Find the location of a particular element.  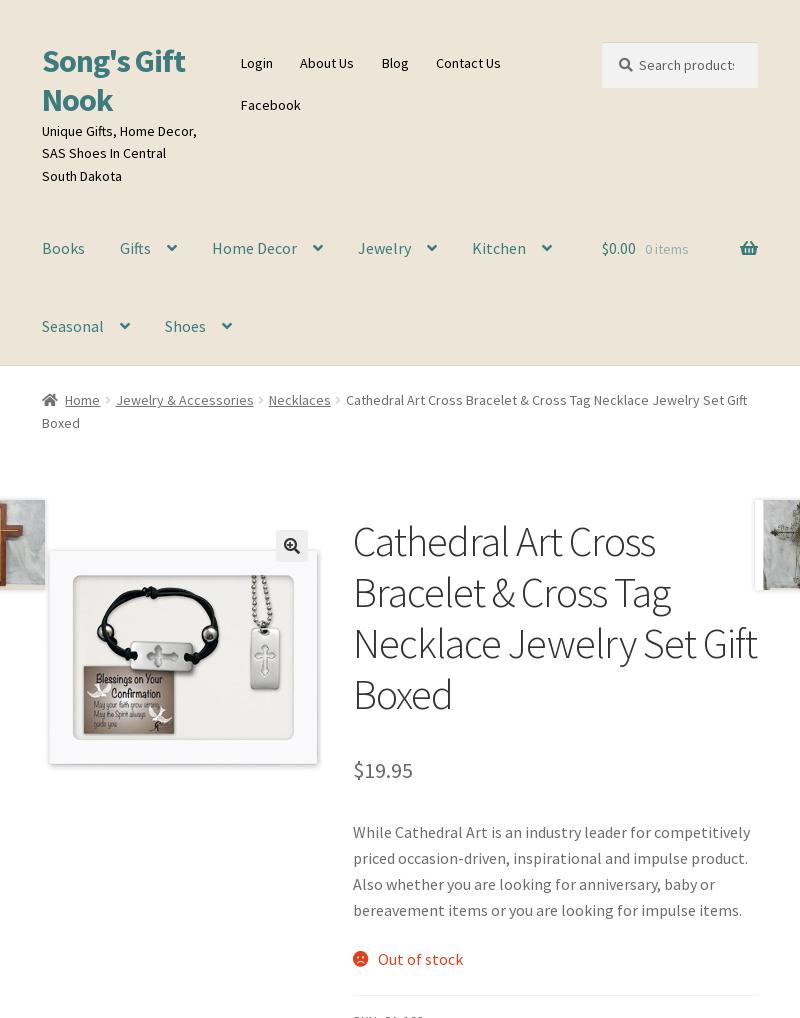

'Unique Gifts, Home Decor, SAS Shoes In Central South Dakota' is located at coordinates (117, 151).